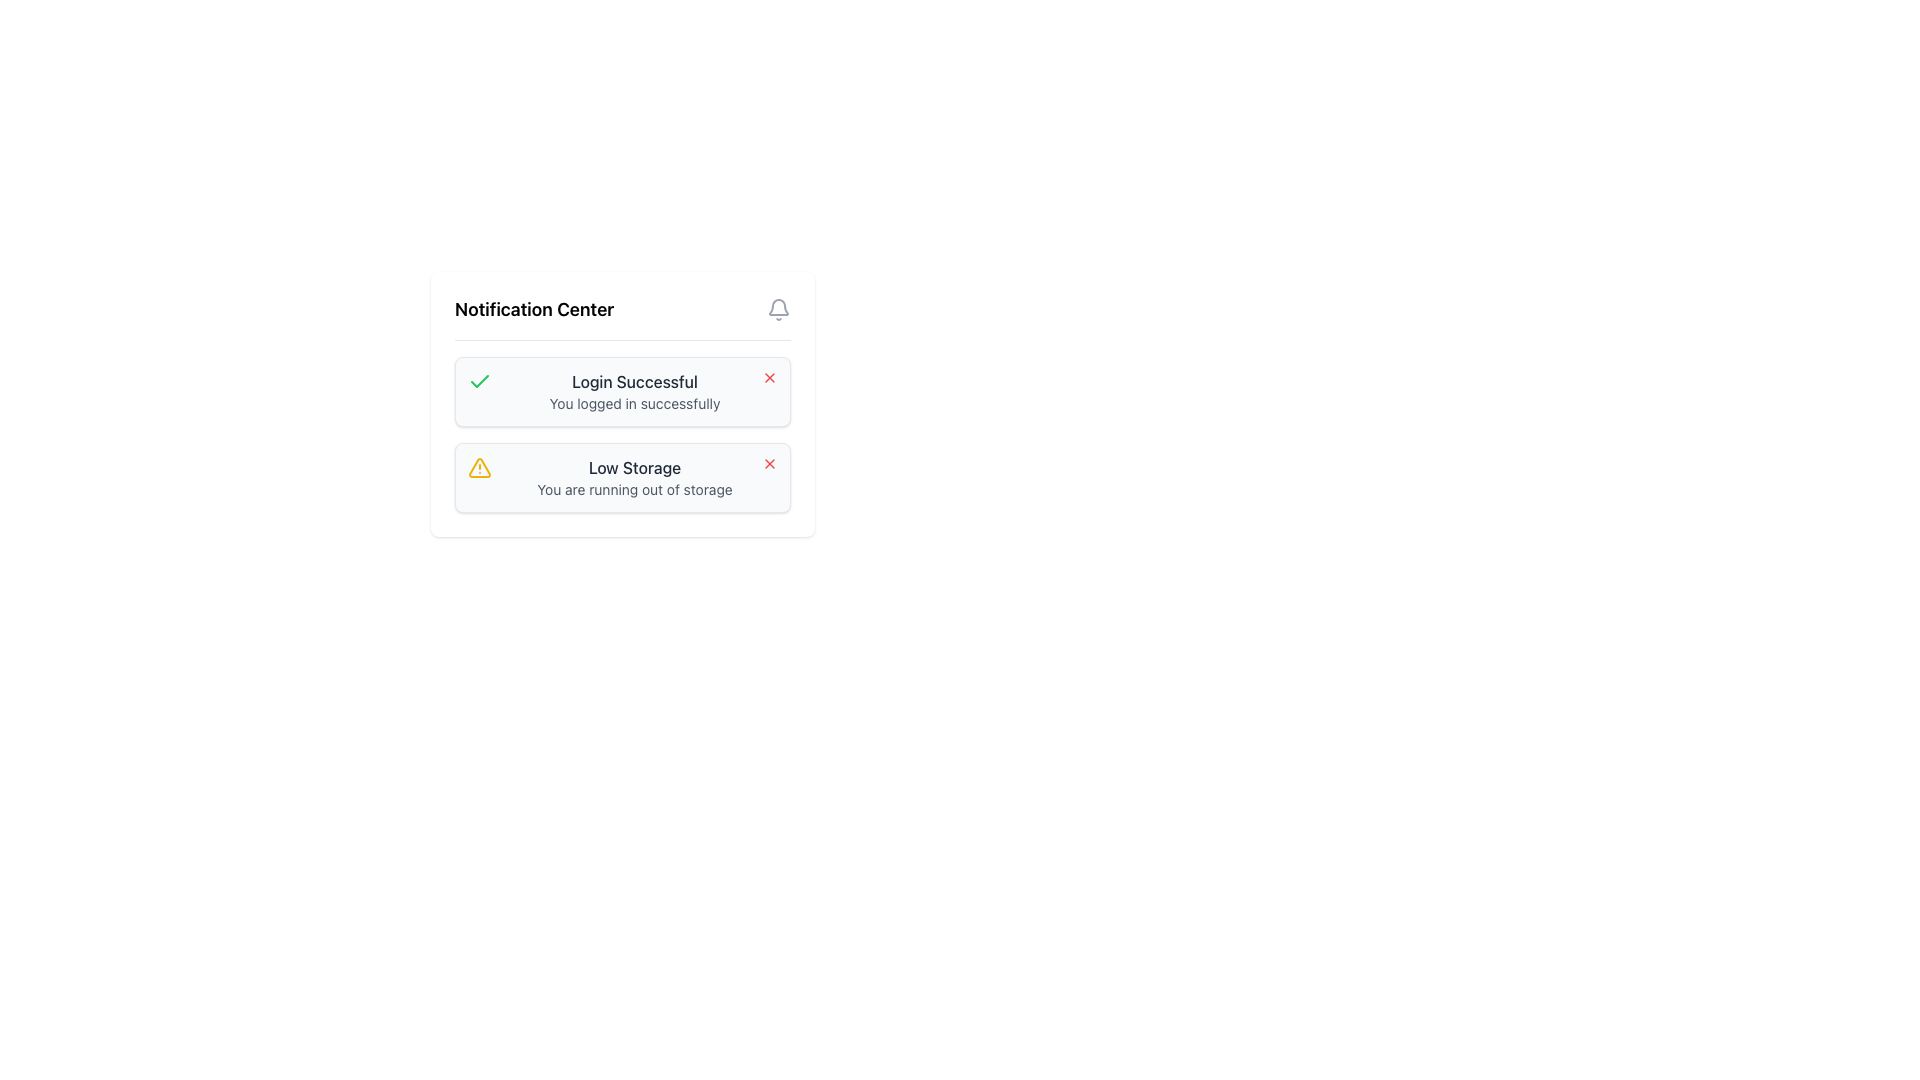 Image resolution: width=1920 pixels, height=1080 pixels. Describe the element at coordinates (633, 392) in the screenshot. I see `the Text Block displaying 'Login Successful' and 'You logged in successfully', which is centrally positioned within the Notification Center interface` at that location.